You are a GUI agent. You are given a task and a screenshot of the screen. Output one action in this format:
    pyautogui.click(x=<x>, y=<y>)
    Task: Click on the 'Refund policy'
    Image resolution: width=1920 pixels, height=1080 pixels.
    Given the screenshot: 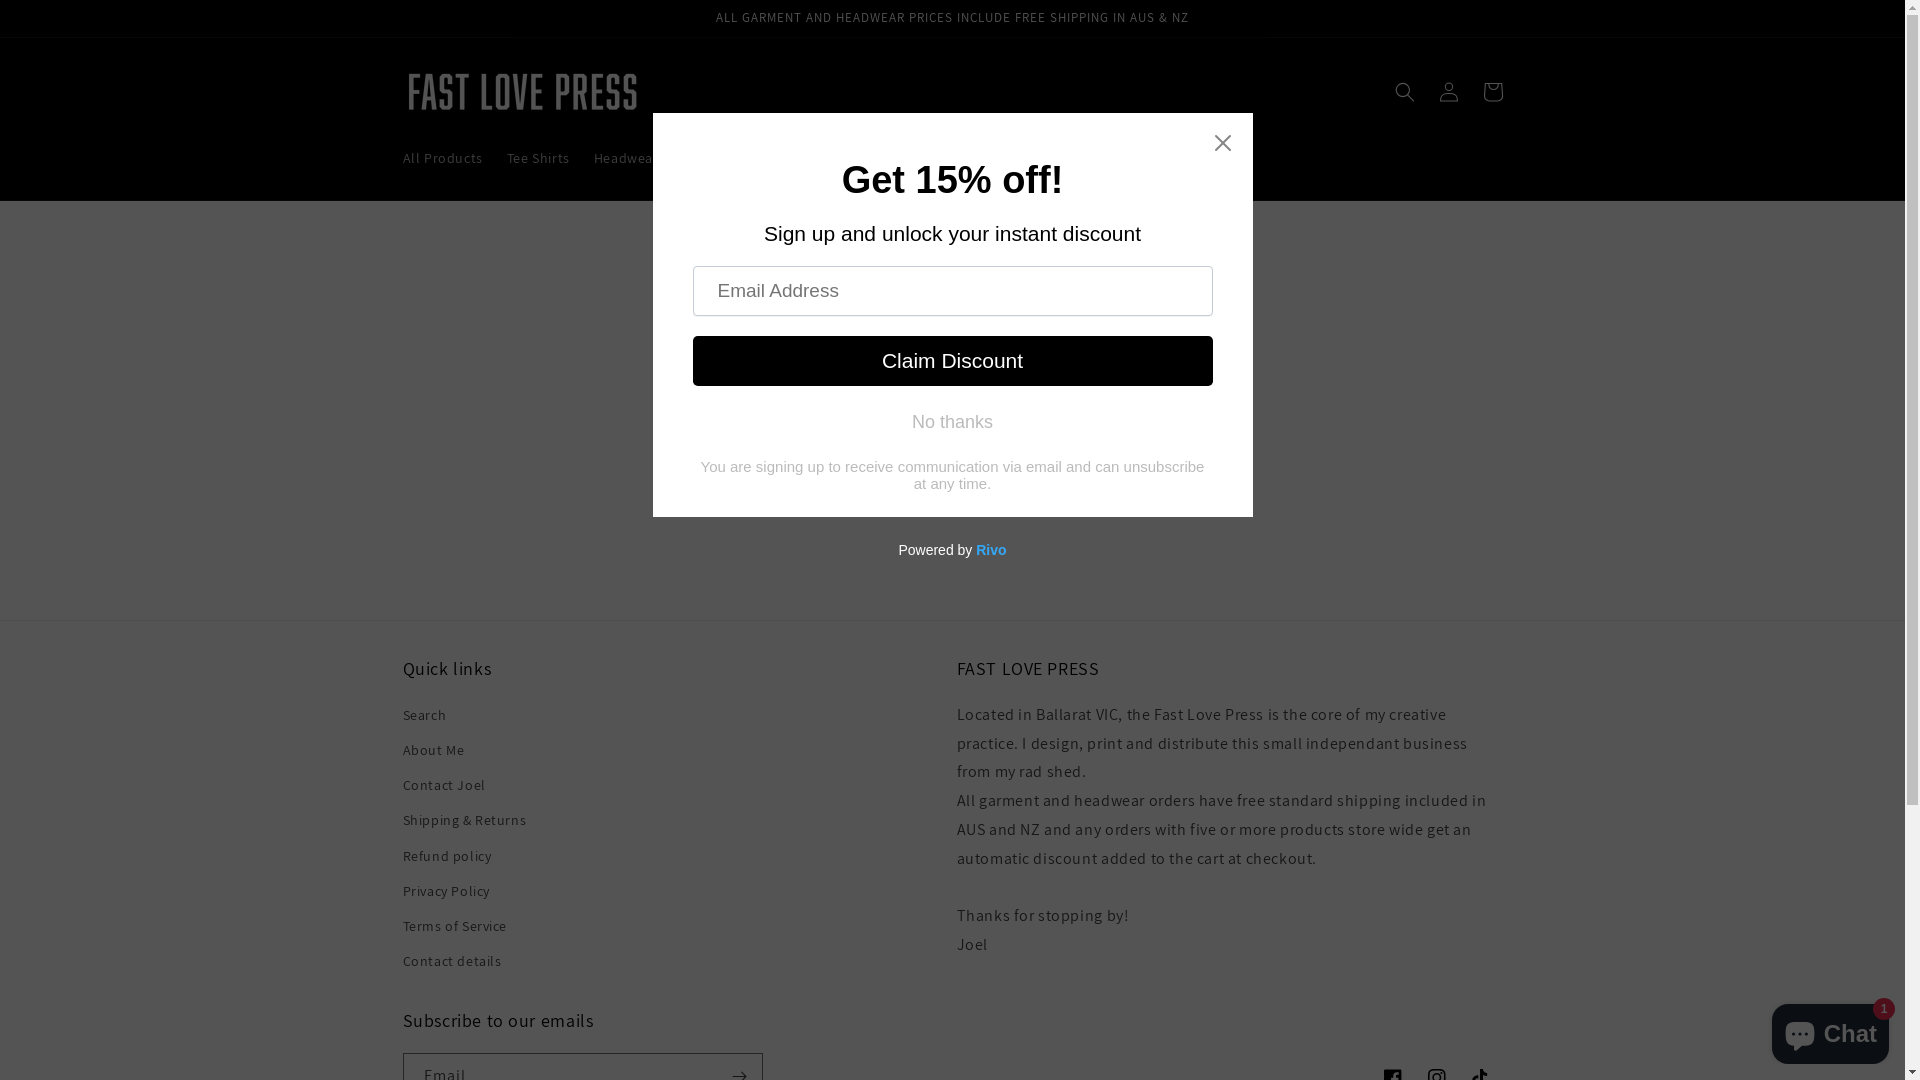 What is the action you would take?
    pyautogui.click(x=401, y=855)
    